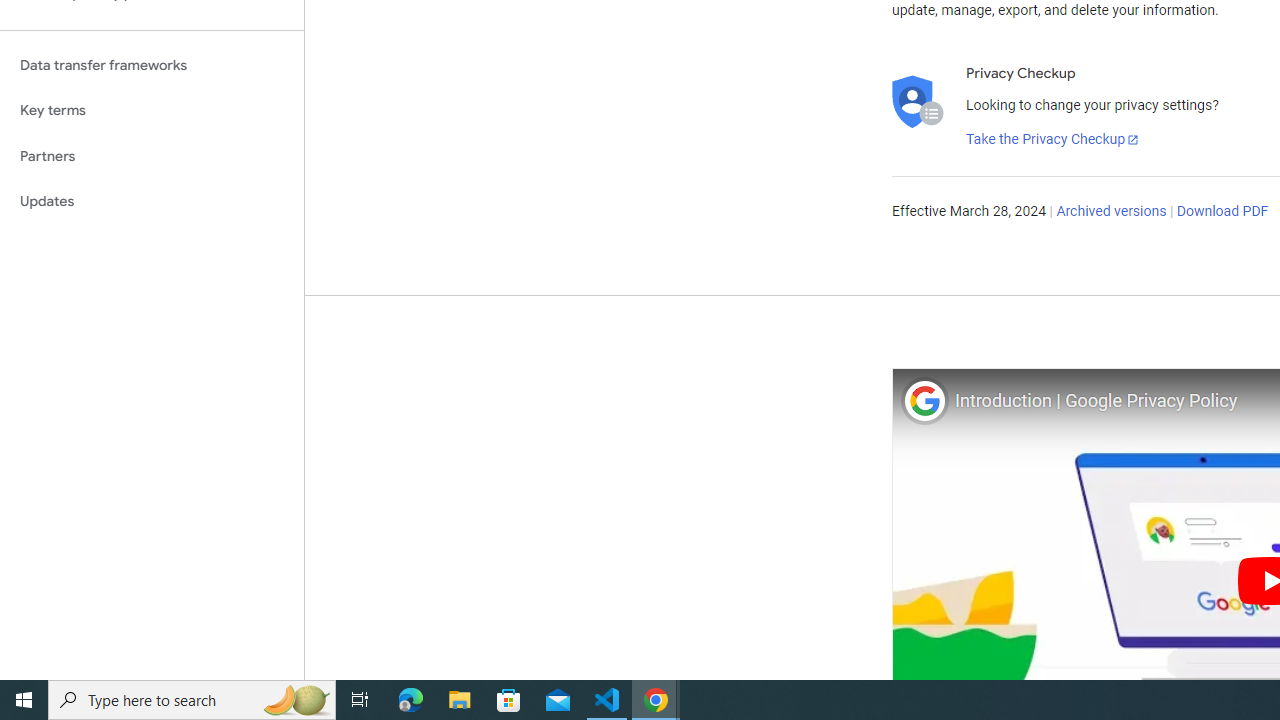  Describe the element at coordinates (151, 155) in the screenshot. I see `'Partners'` at that location.